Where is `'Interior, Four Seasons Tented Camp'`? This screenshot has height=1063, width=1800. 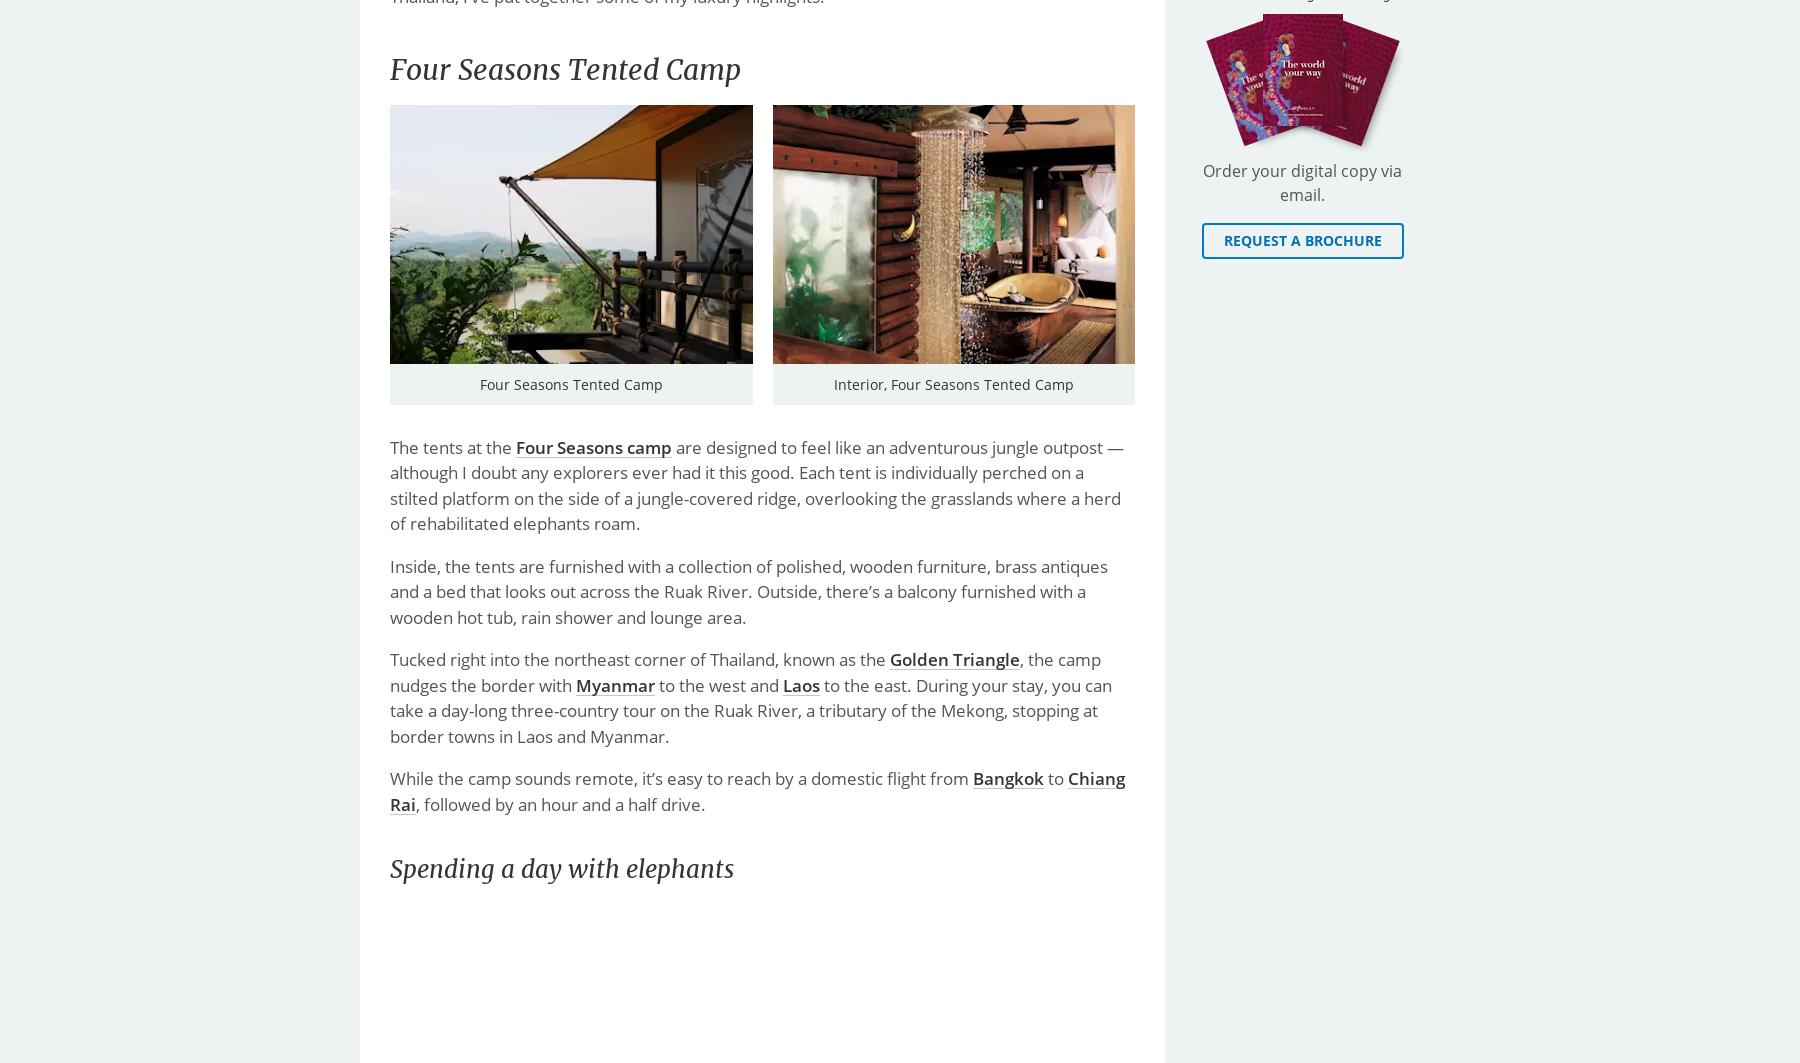
'Interior, Four Seasons Tented Camp' is located at coordinates (833, 383).